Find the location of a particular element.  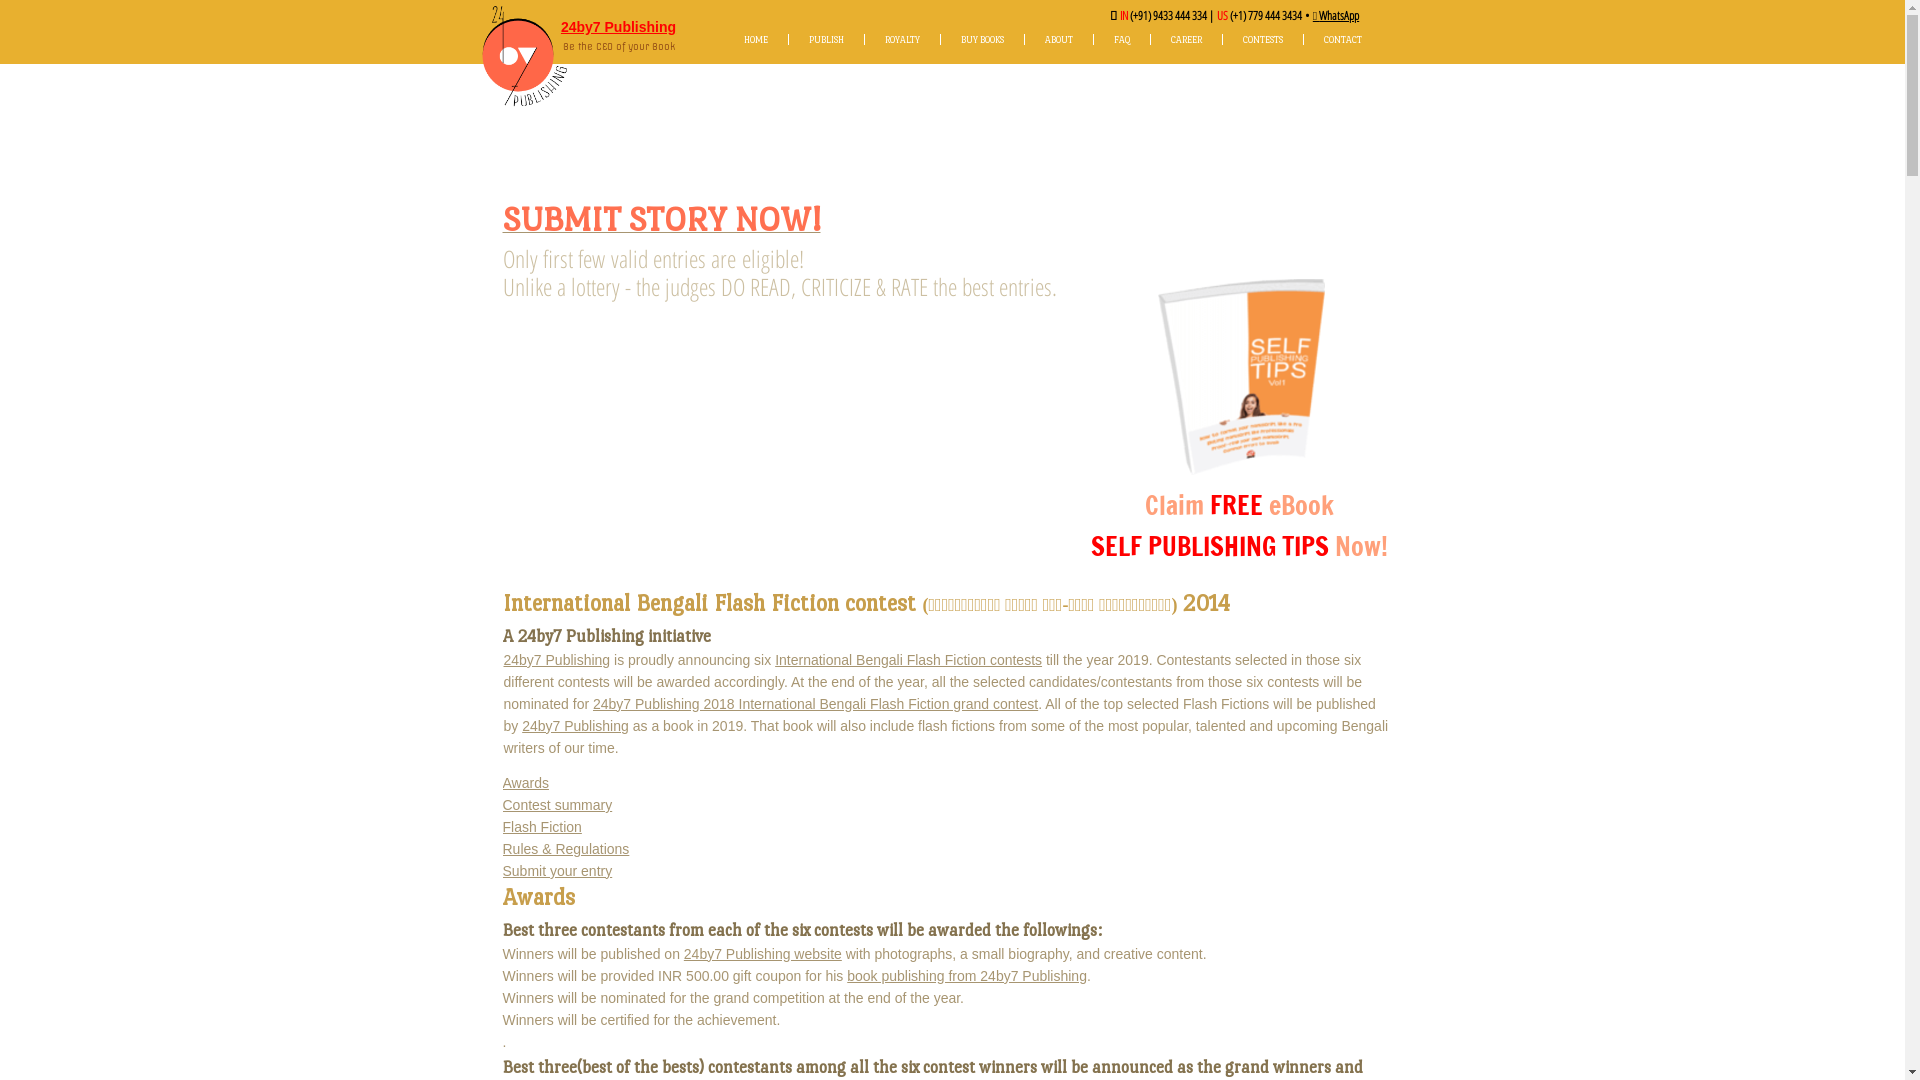

'Awards' is located at coordinates (502, 782).